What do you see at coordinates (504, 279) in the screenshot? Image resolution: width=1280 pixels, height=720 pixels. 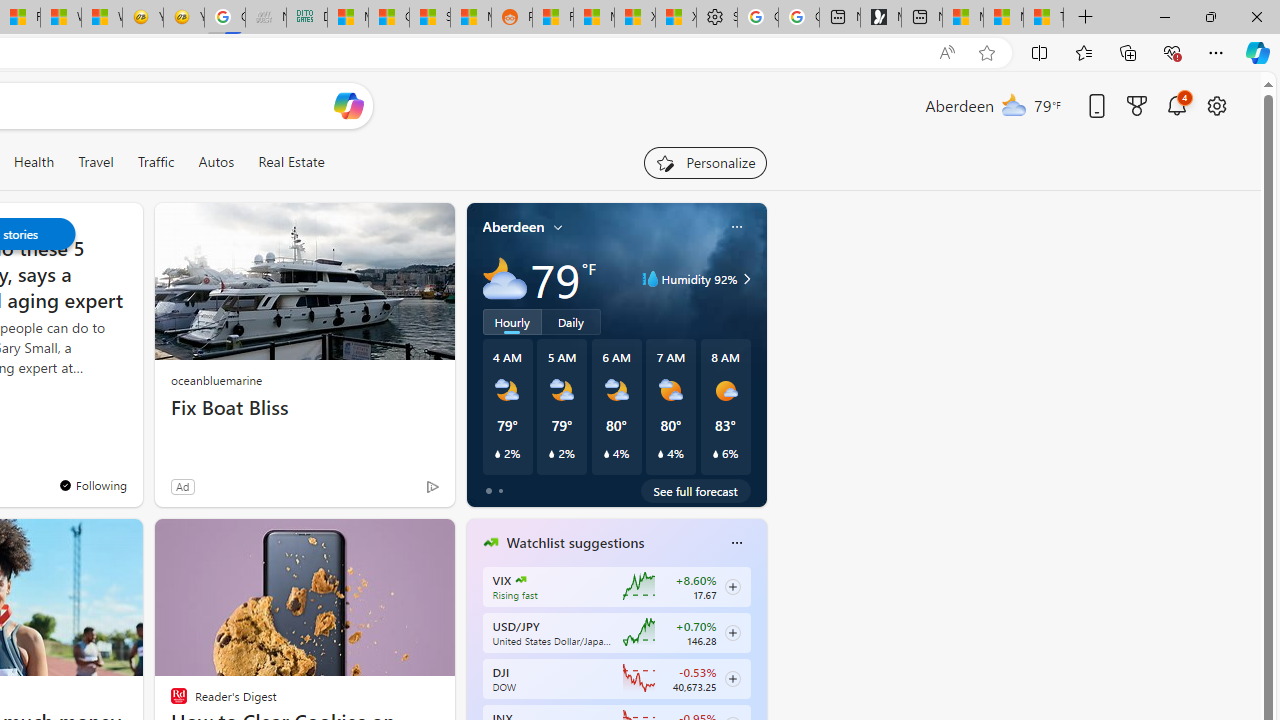 I see `'Mostly cloudy'` at bounding box center [504, 279].